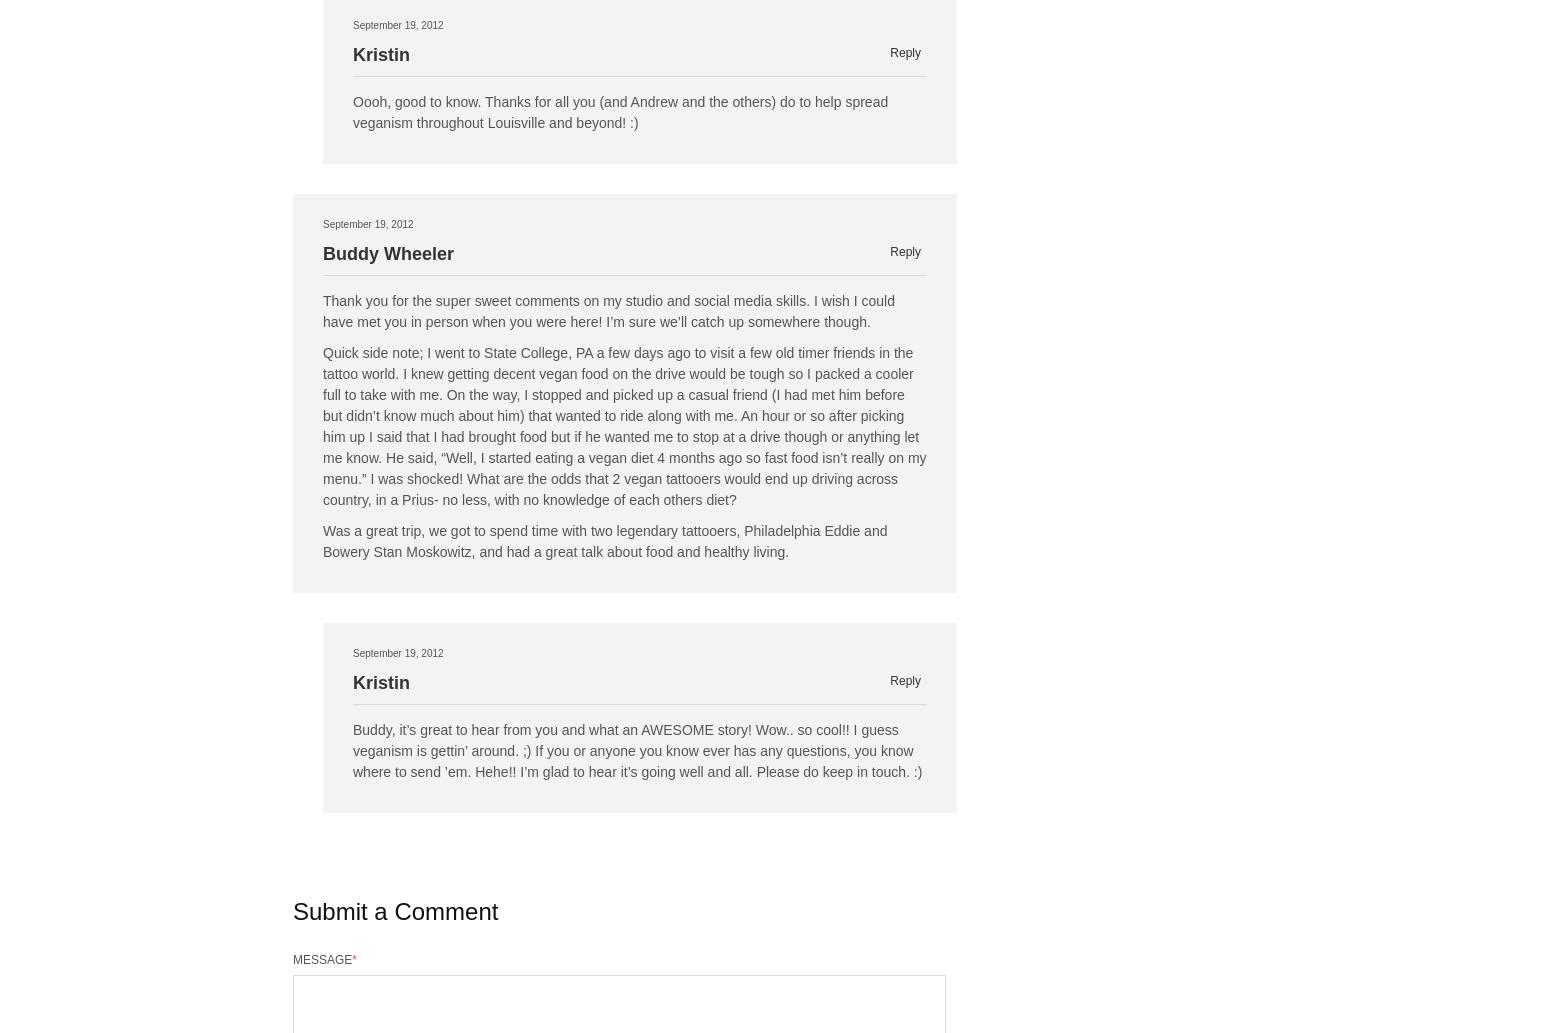  What do you see at coordinates (292, 958) in the screenshot?
I see `'Message'` at bounding box center [292, 958].